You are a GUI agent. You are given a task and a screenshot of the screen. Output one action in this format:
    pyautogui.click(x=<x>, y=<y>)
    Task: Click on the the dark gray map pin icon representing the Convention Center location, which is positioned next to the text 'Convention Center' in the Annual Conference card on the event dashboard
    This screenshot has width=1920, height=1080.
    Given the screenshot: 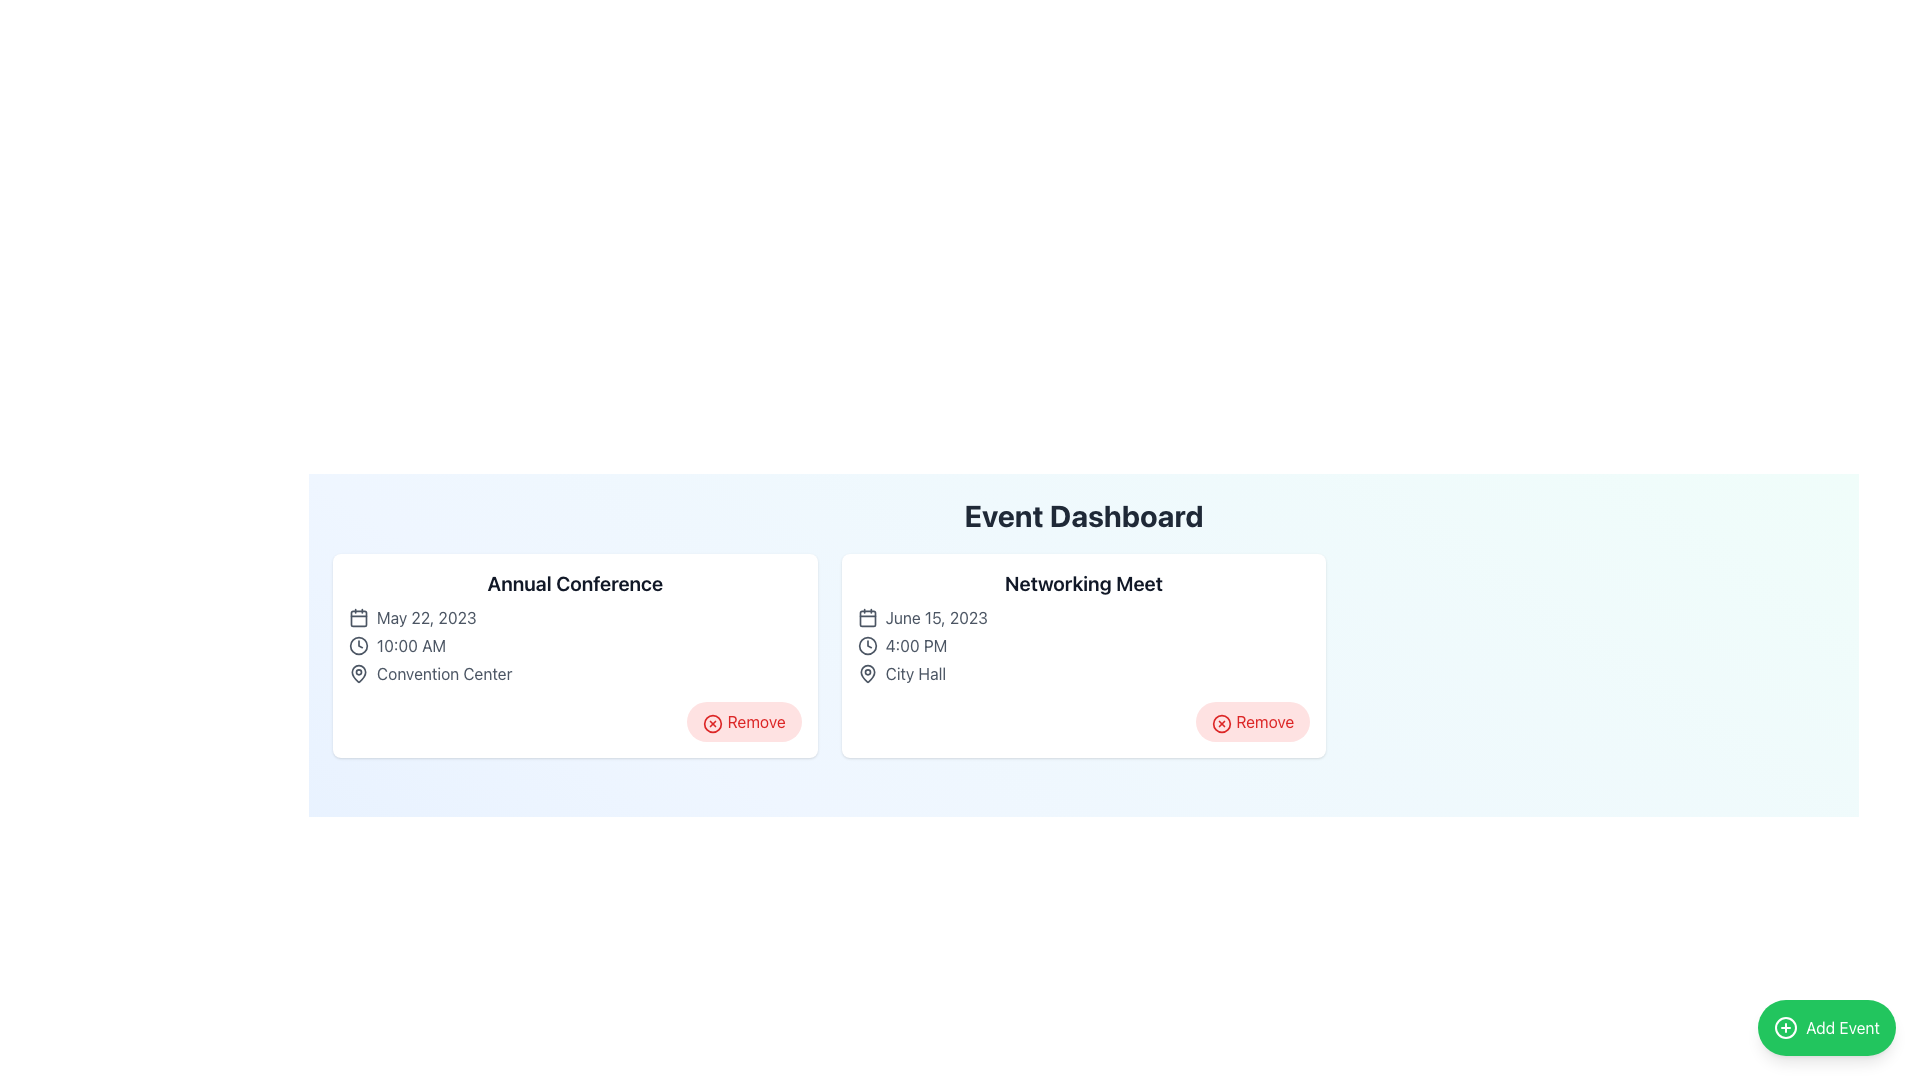 What is the action you would take?
    pyautogui.click(x=359, y=674)
    